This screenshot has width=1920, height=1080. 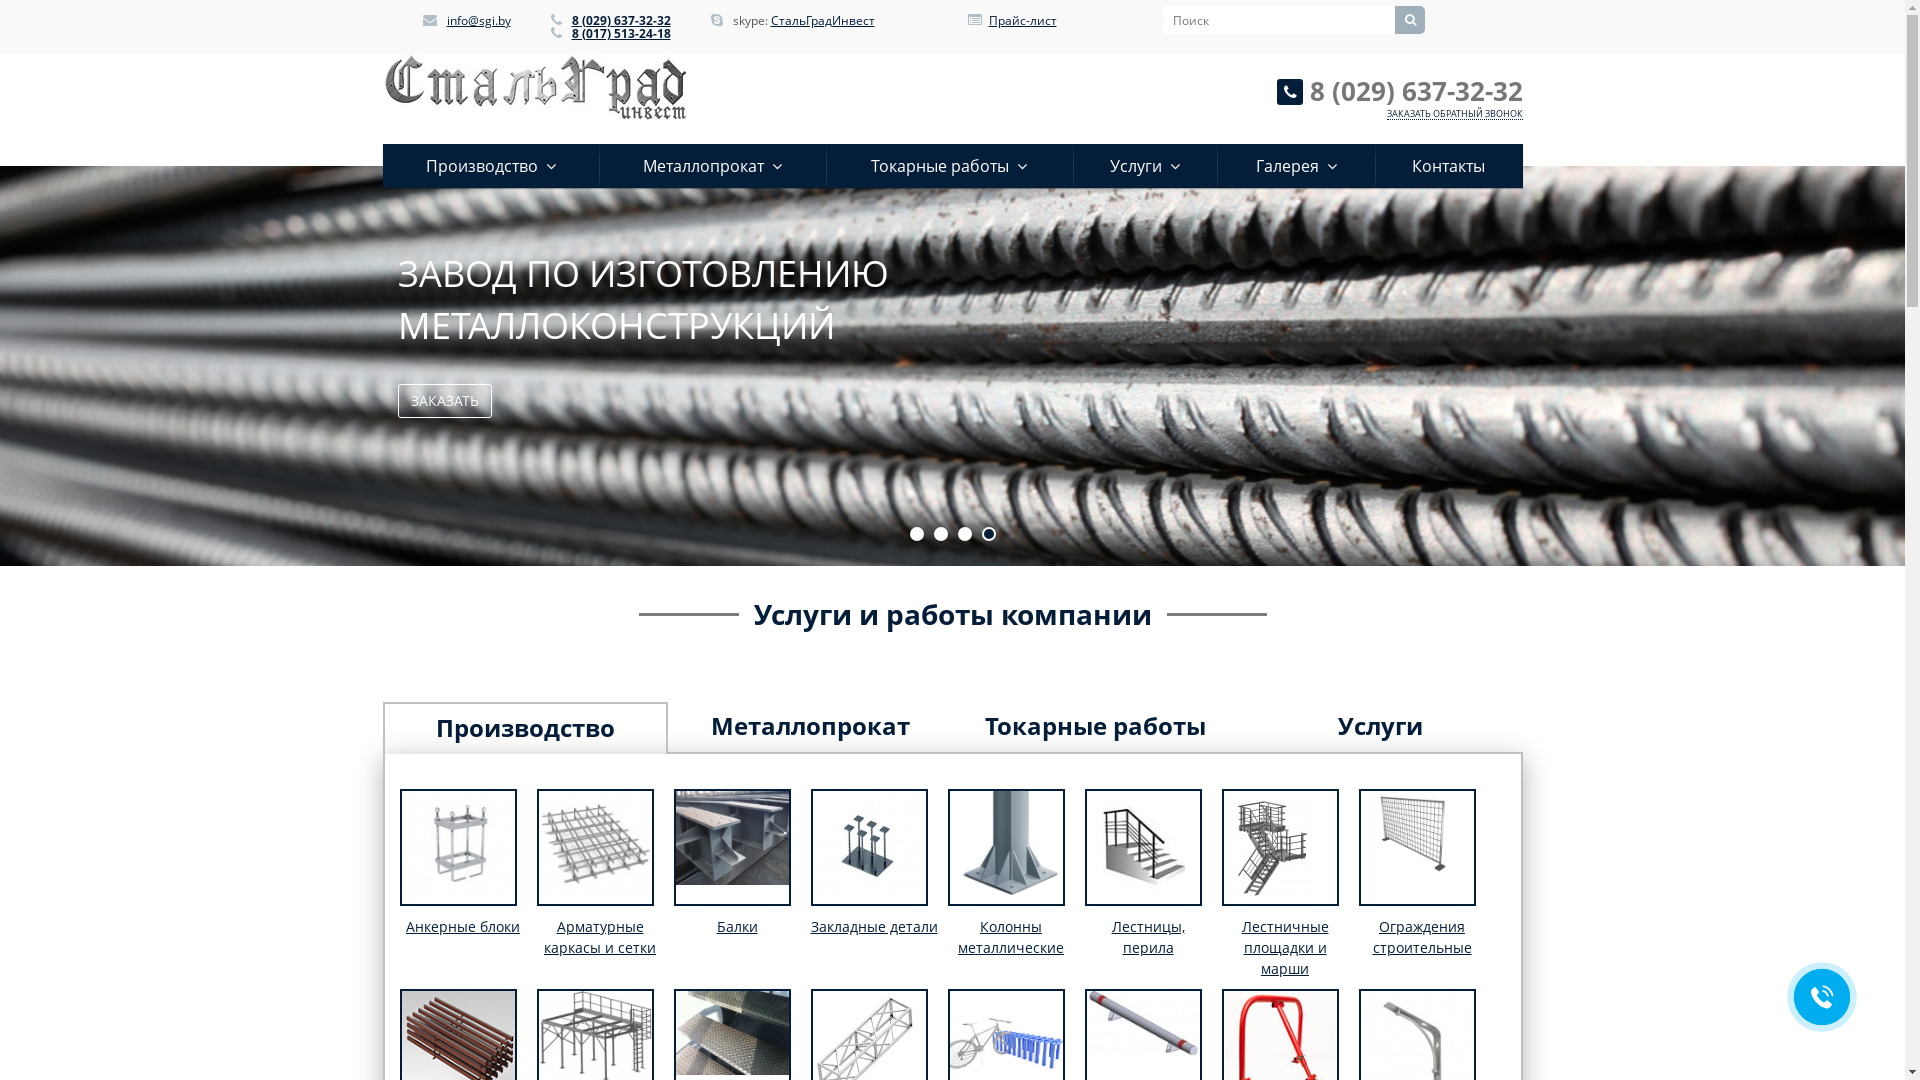 I want to click on 'info@sgi.by', so click(x=477, y=20).